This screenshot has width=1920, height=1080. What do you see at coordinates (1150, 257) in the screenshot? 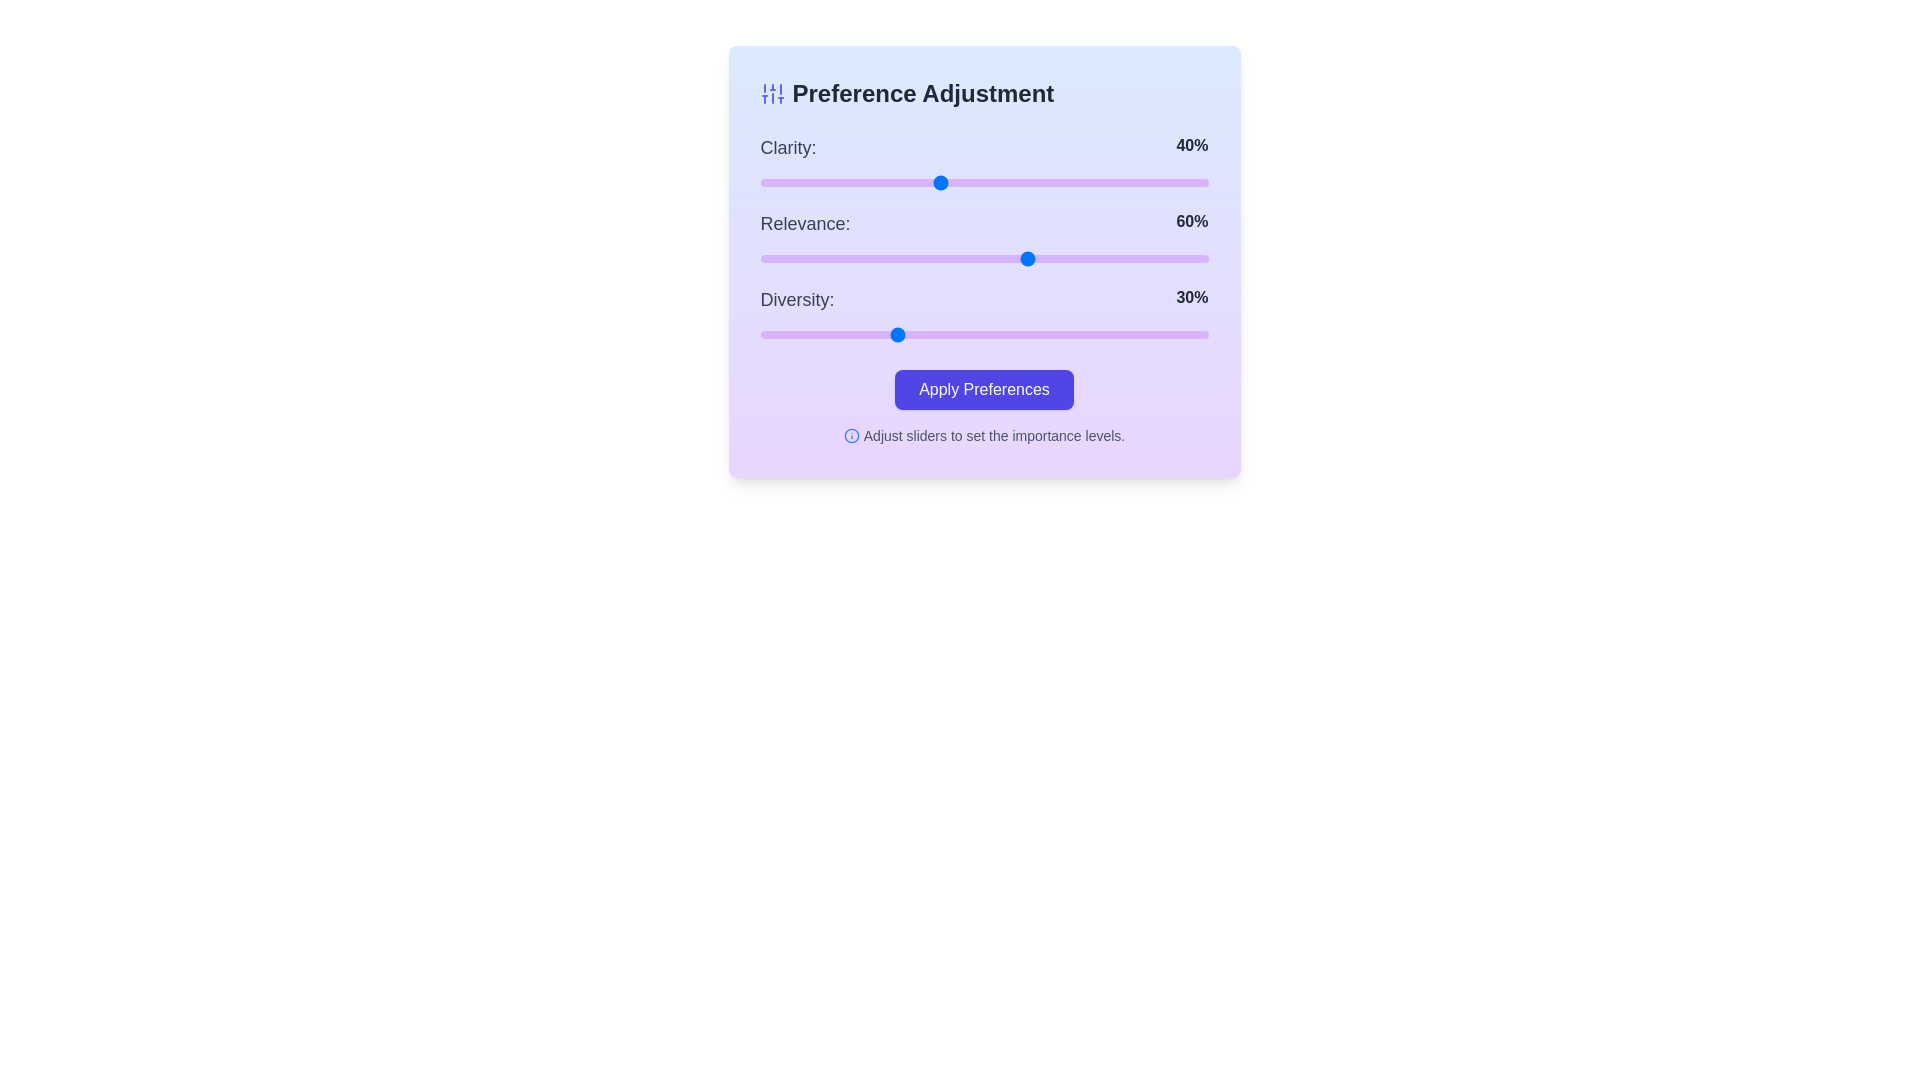
I see `the 1 slider to 87%` at bounding box center [1150, 257].